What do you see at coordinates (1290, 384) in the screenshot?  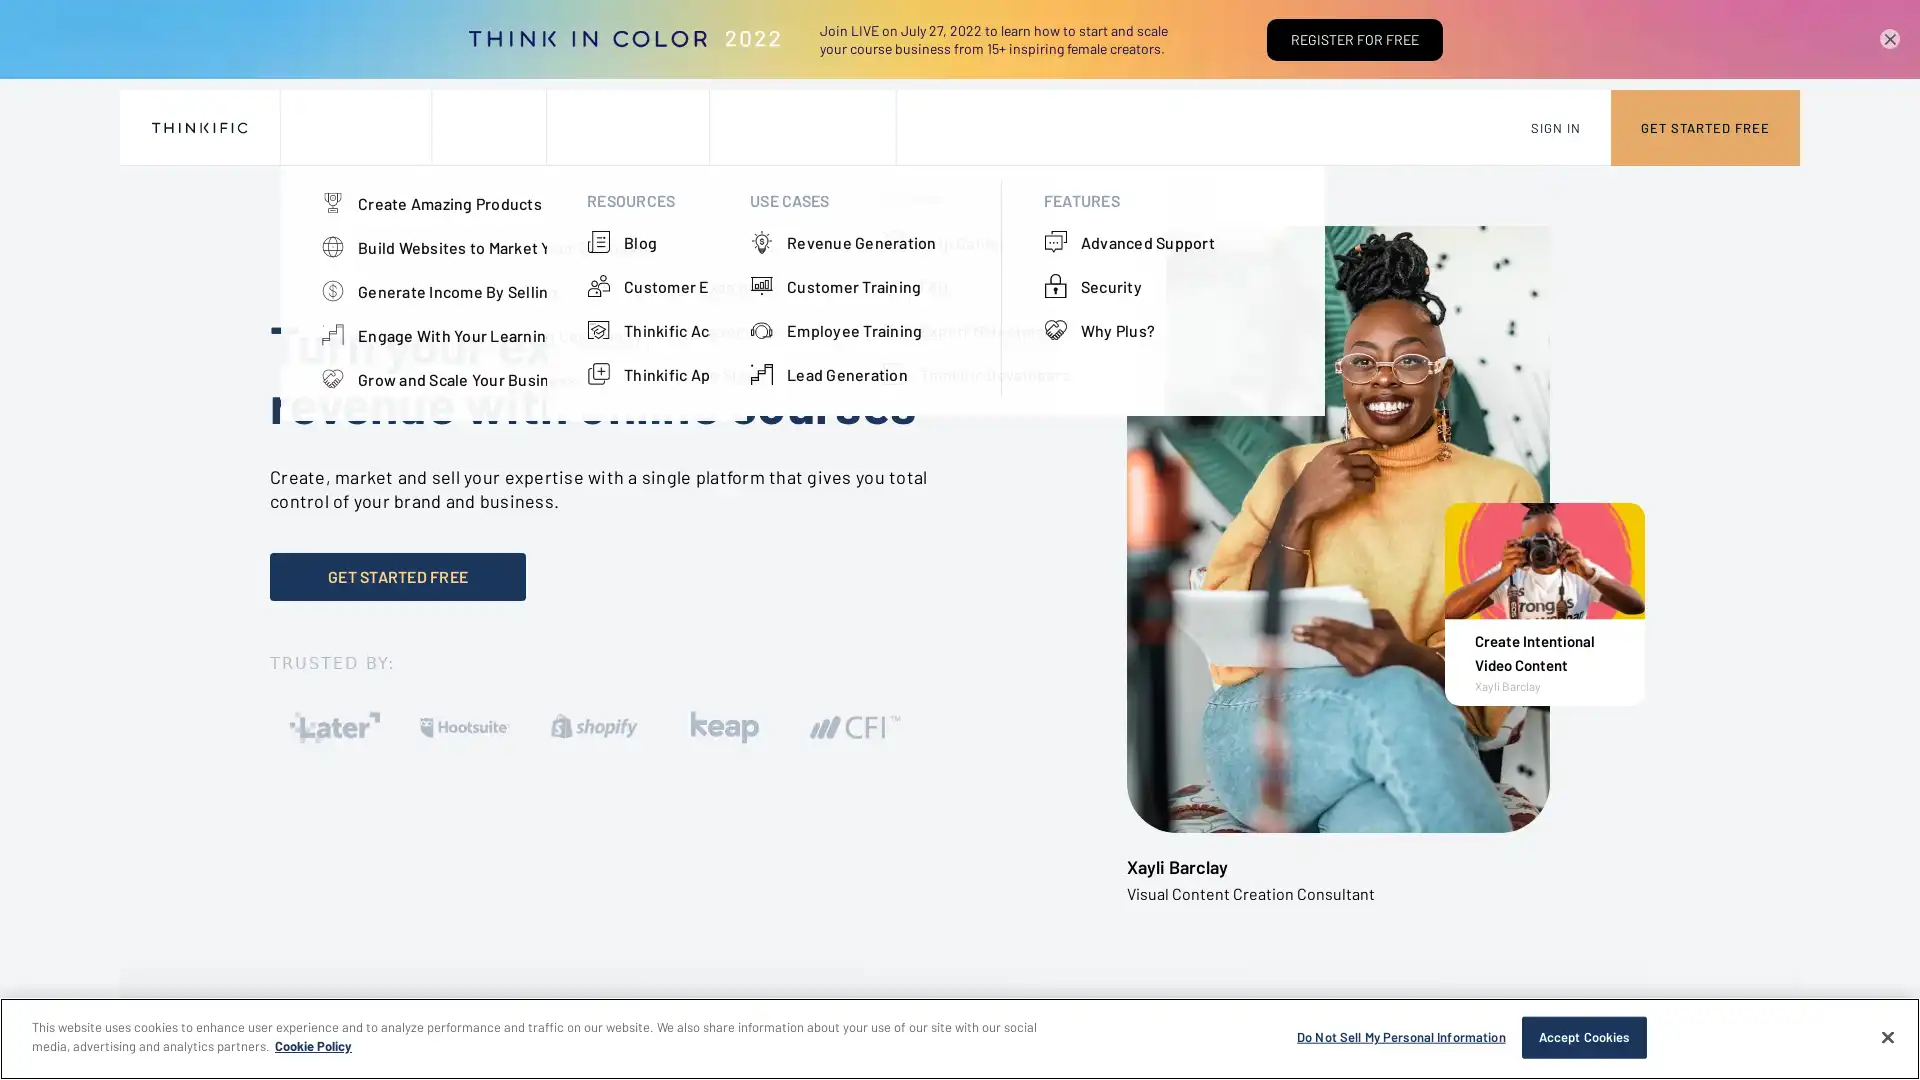 I see `Close the modal` at bounding box center [1290, 384].